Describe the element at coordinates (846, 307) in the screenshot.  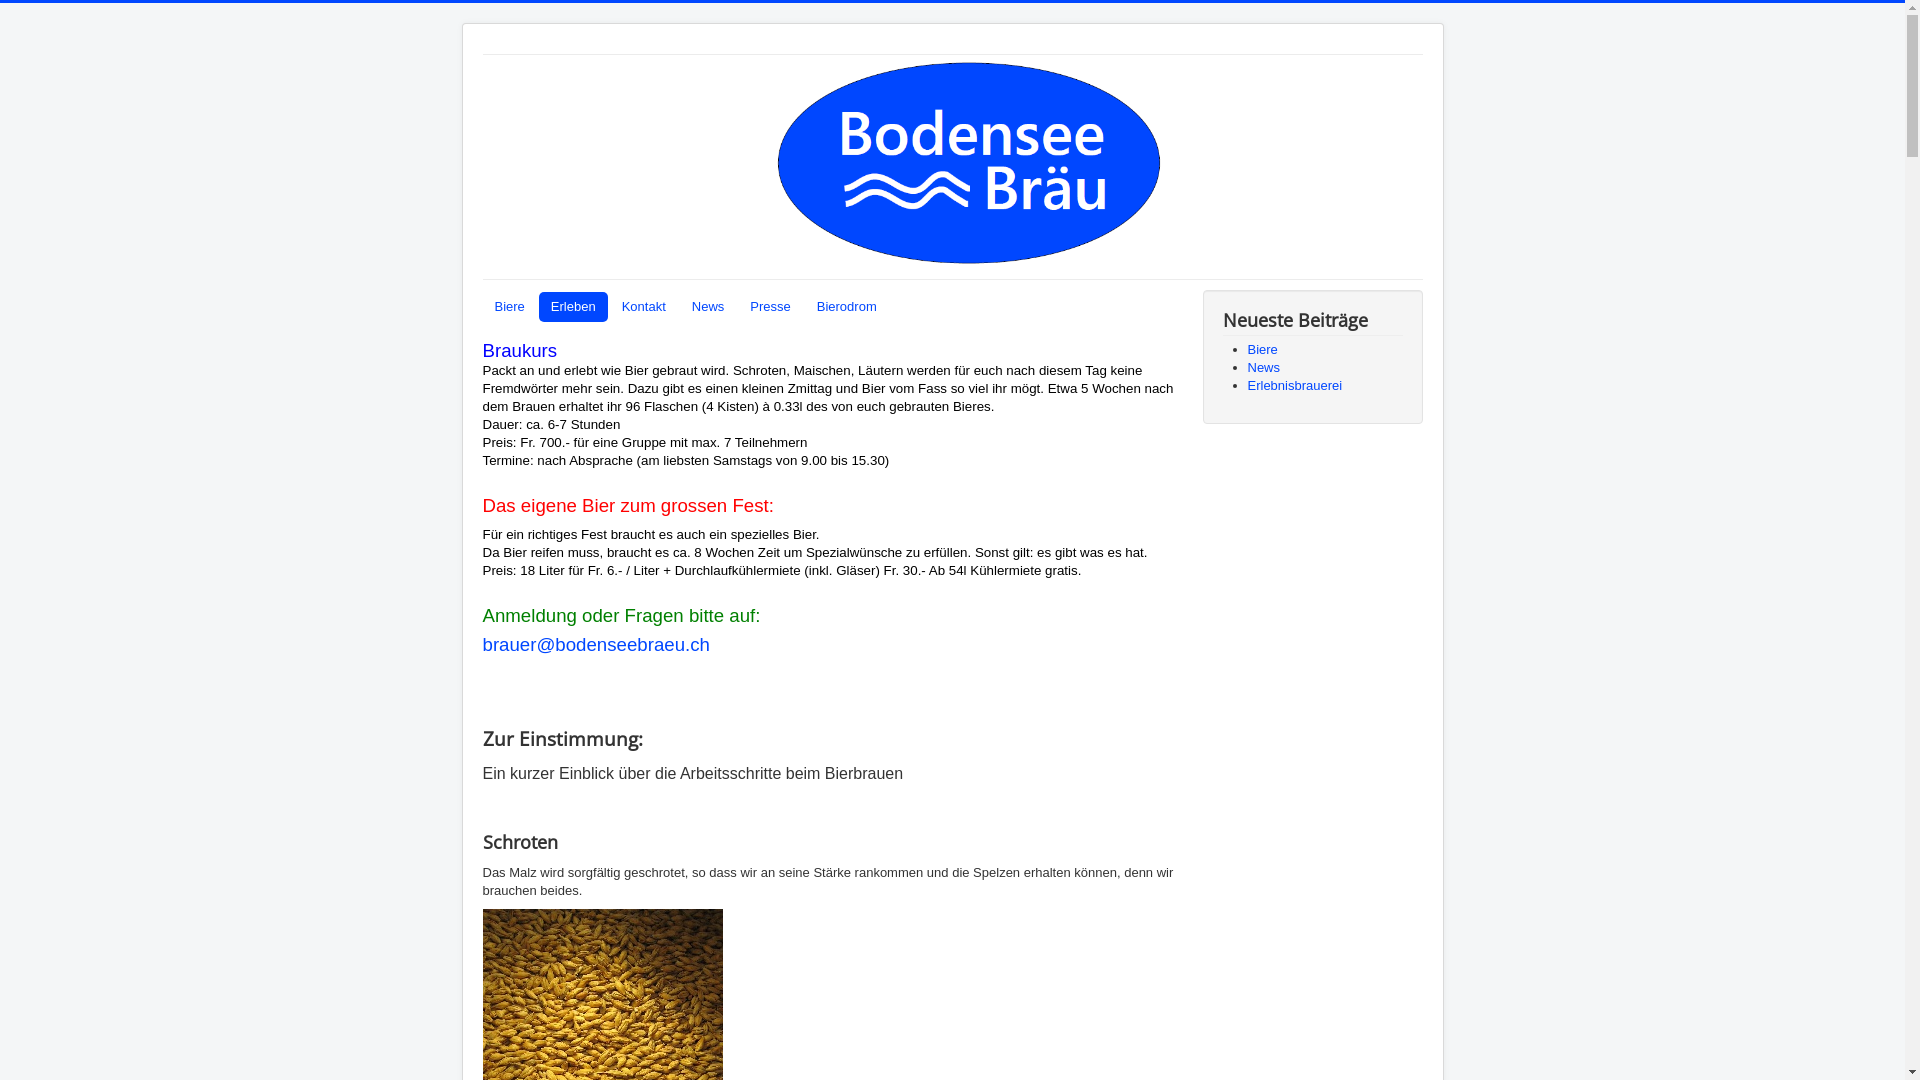
I see `'Bierodrom'` at that location.